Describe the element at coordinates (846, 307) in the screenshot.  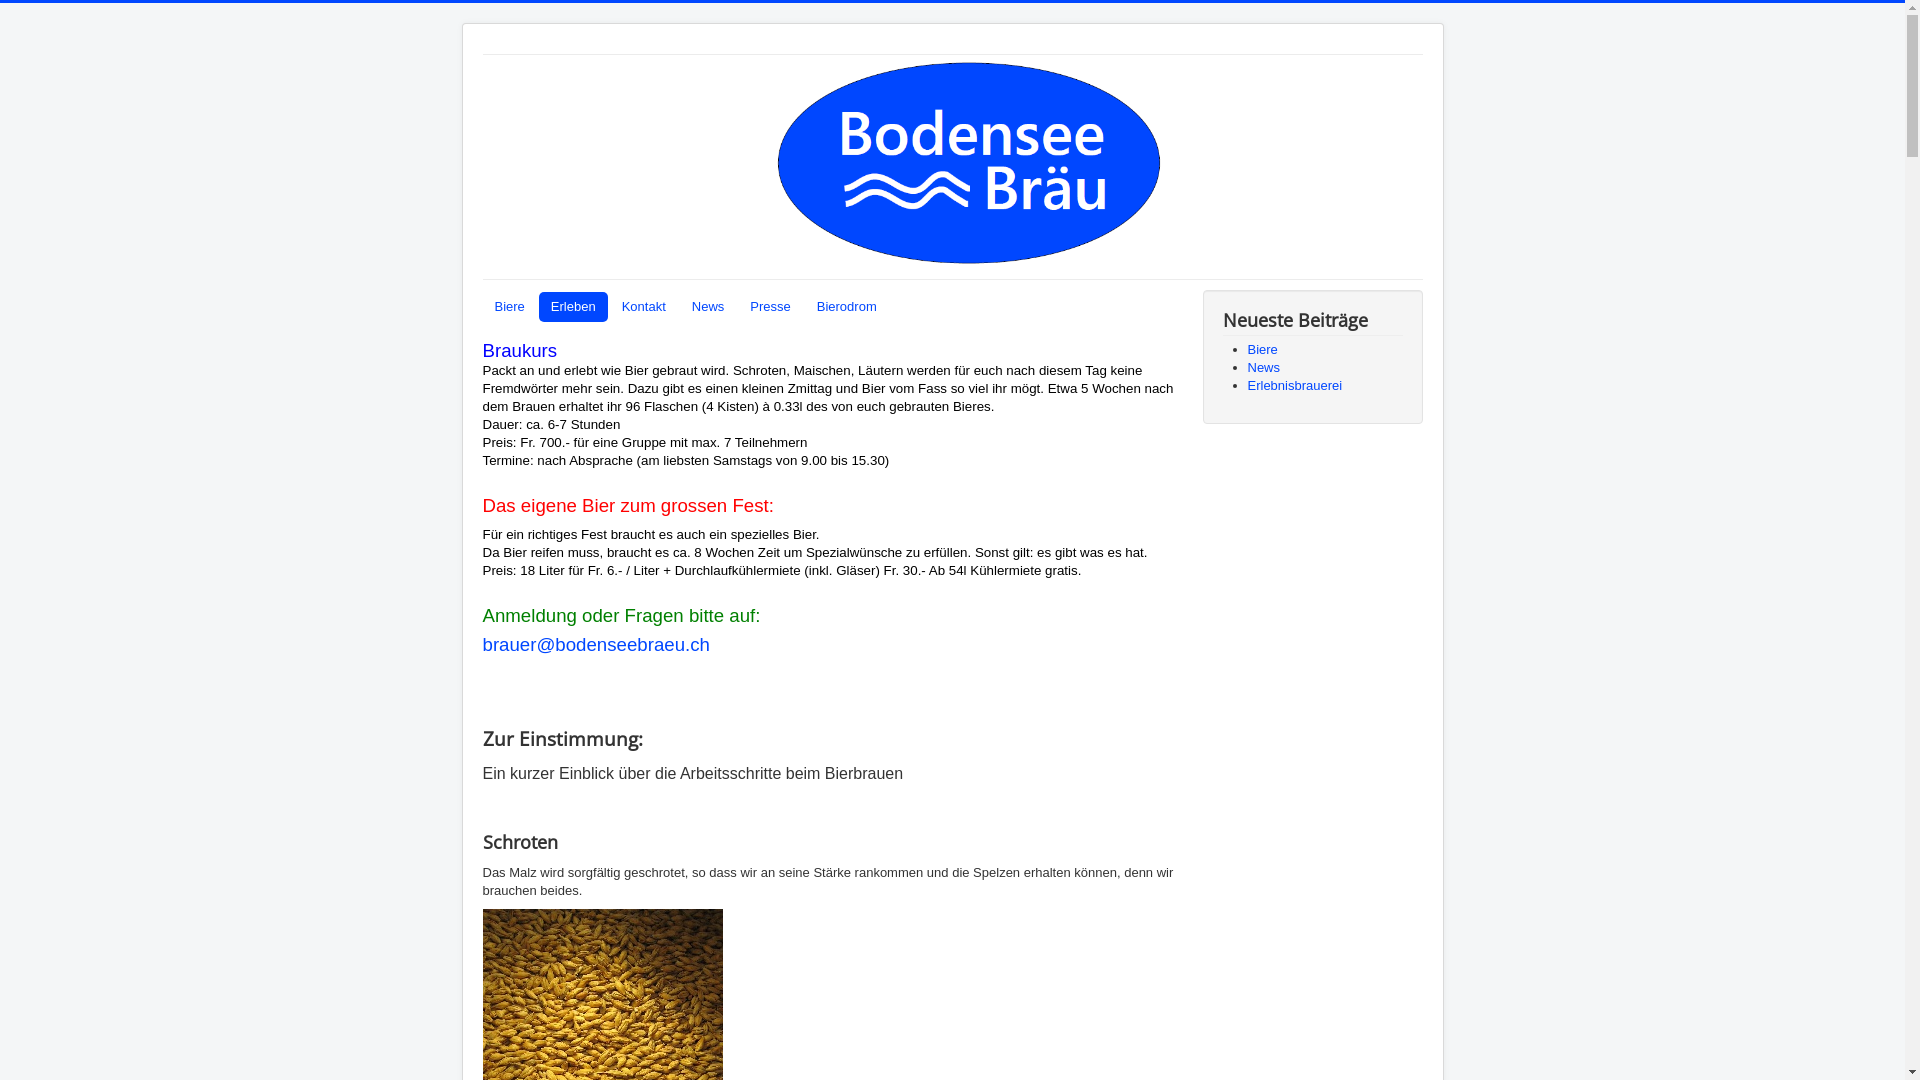
I see `'Bierodrom'` at that location.